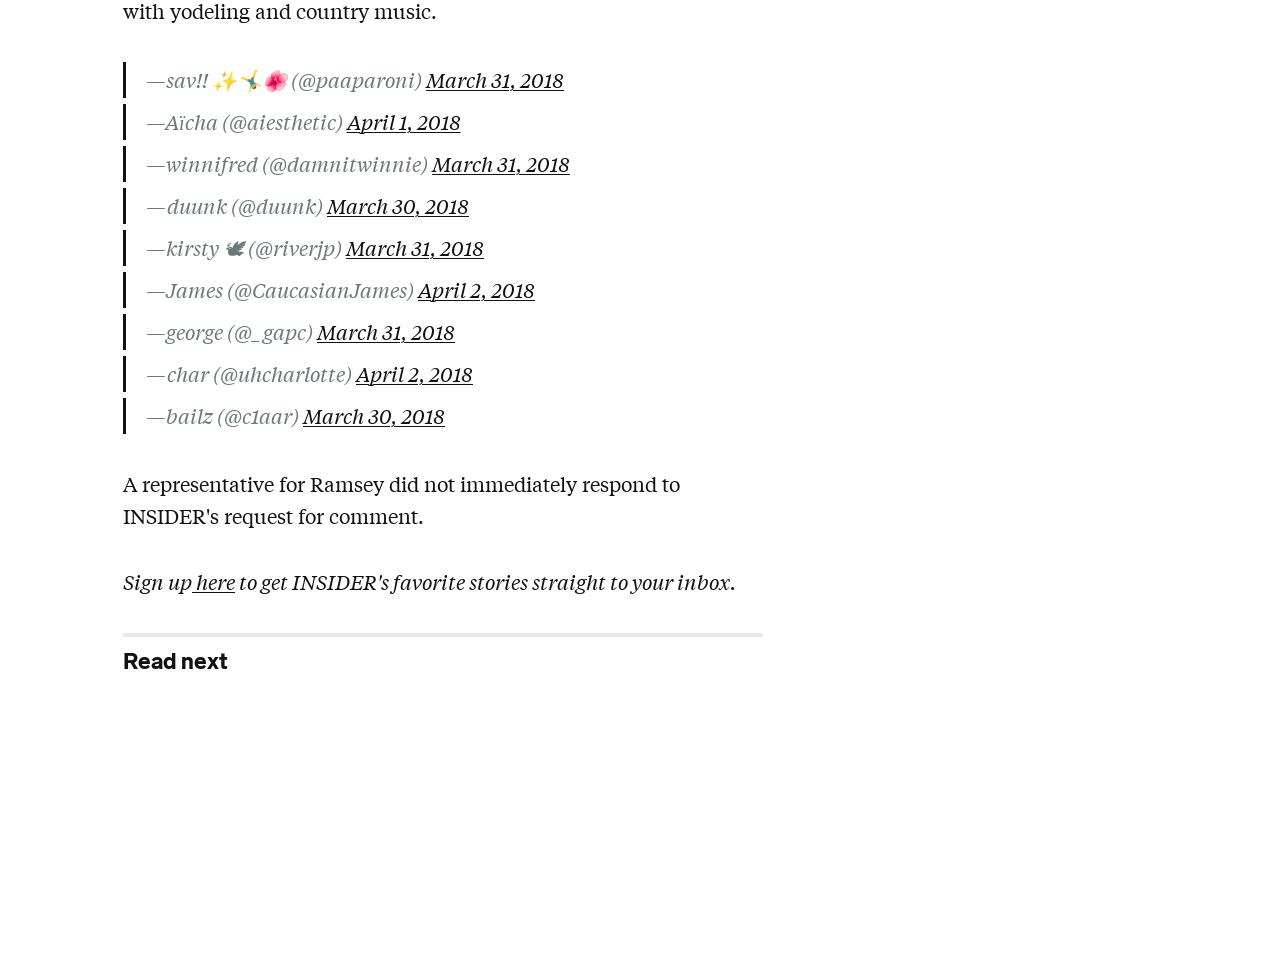 The height and width of the screenshot is (980, 1280). Describe the element at coordinates (175, 660) in the screenshot. I see `'Read next'` at that location.